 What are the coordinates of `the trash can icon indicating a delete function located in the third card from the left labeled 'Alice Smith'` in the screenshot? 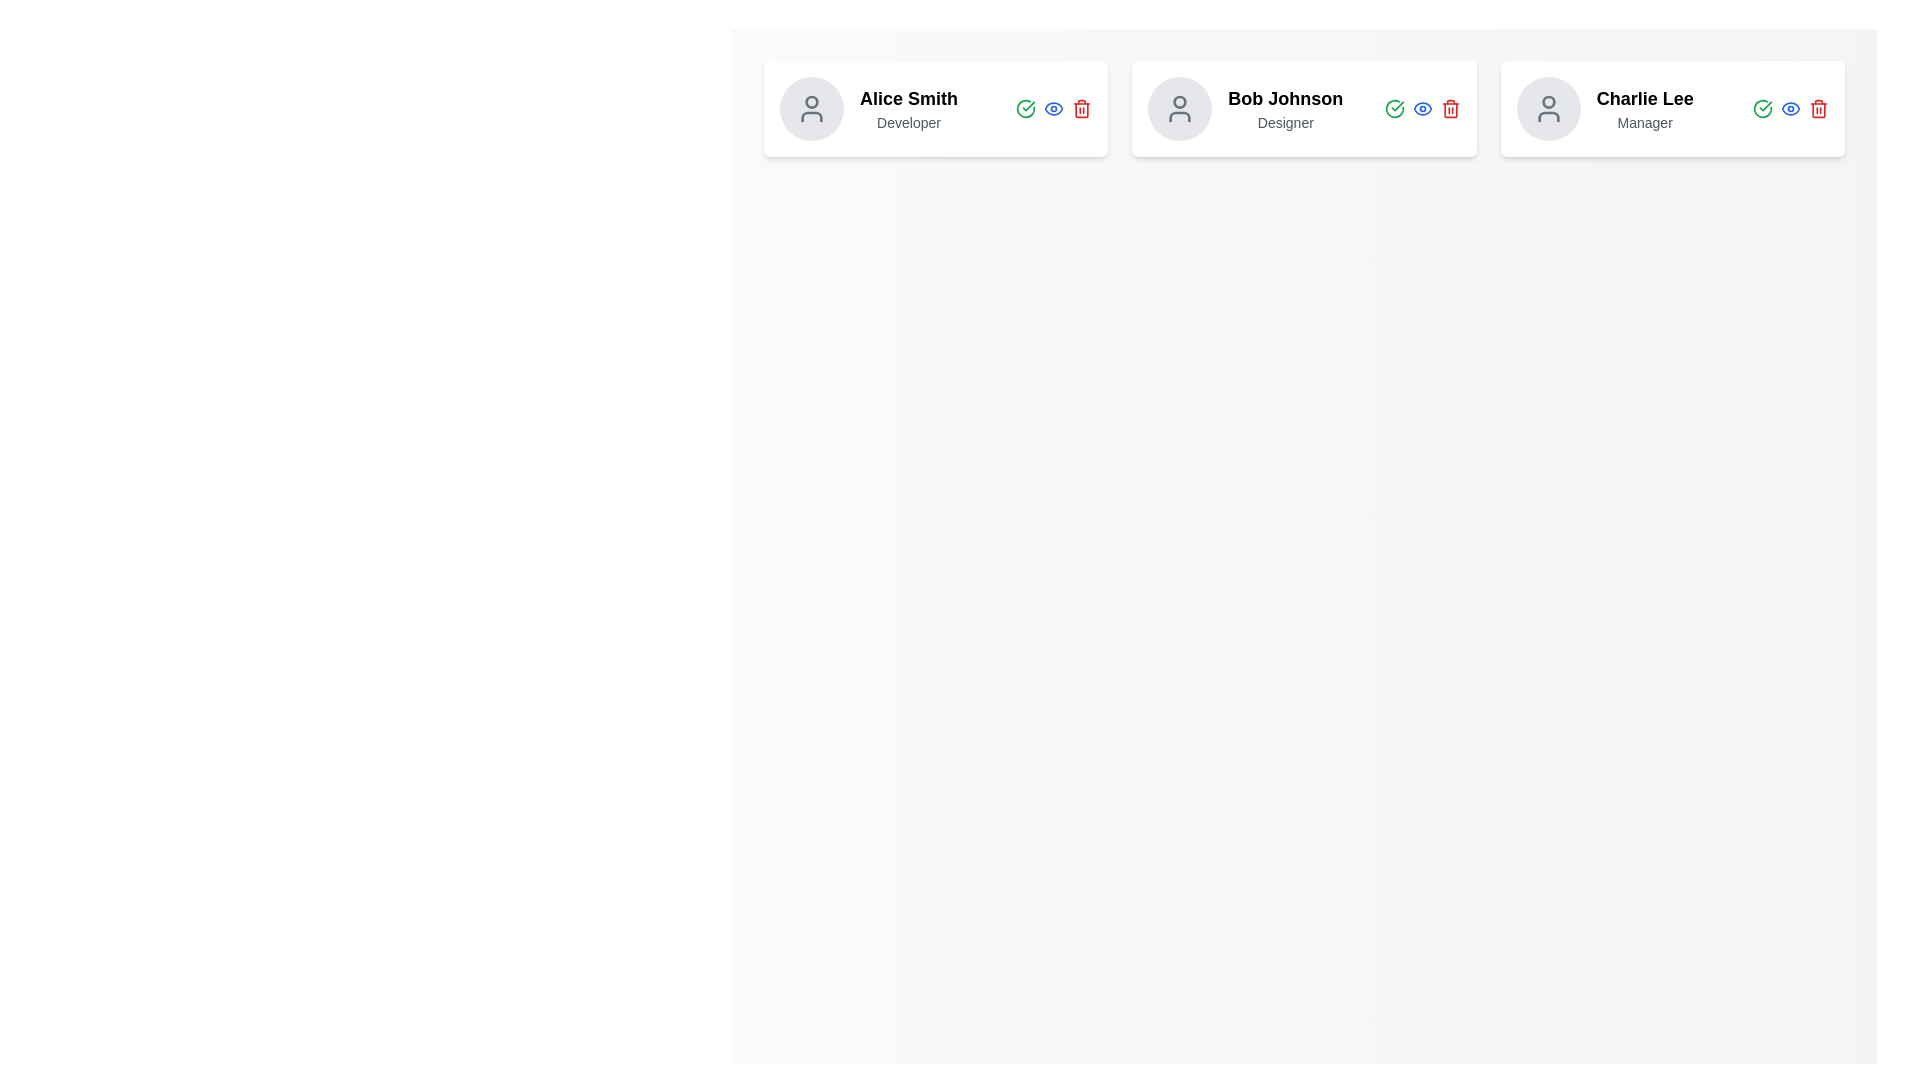 It's located at (1081, 110).